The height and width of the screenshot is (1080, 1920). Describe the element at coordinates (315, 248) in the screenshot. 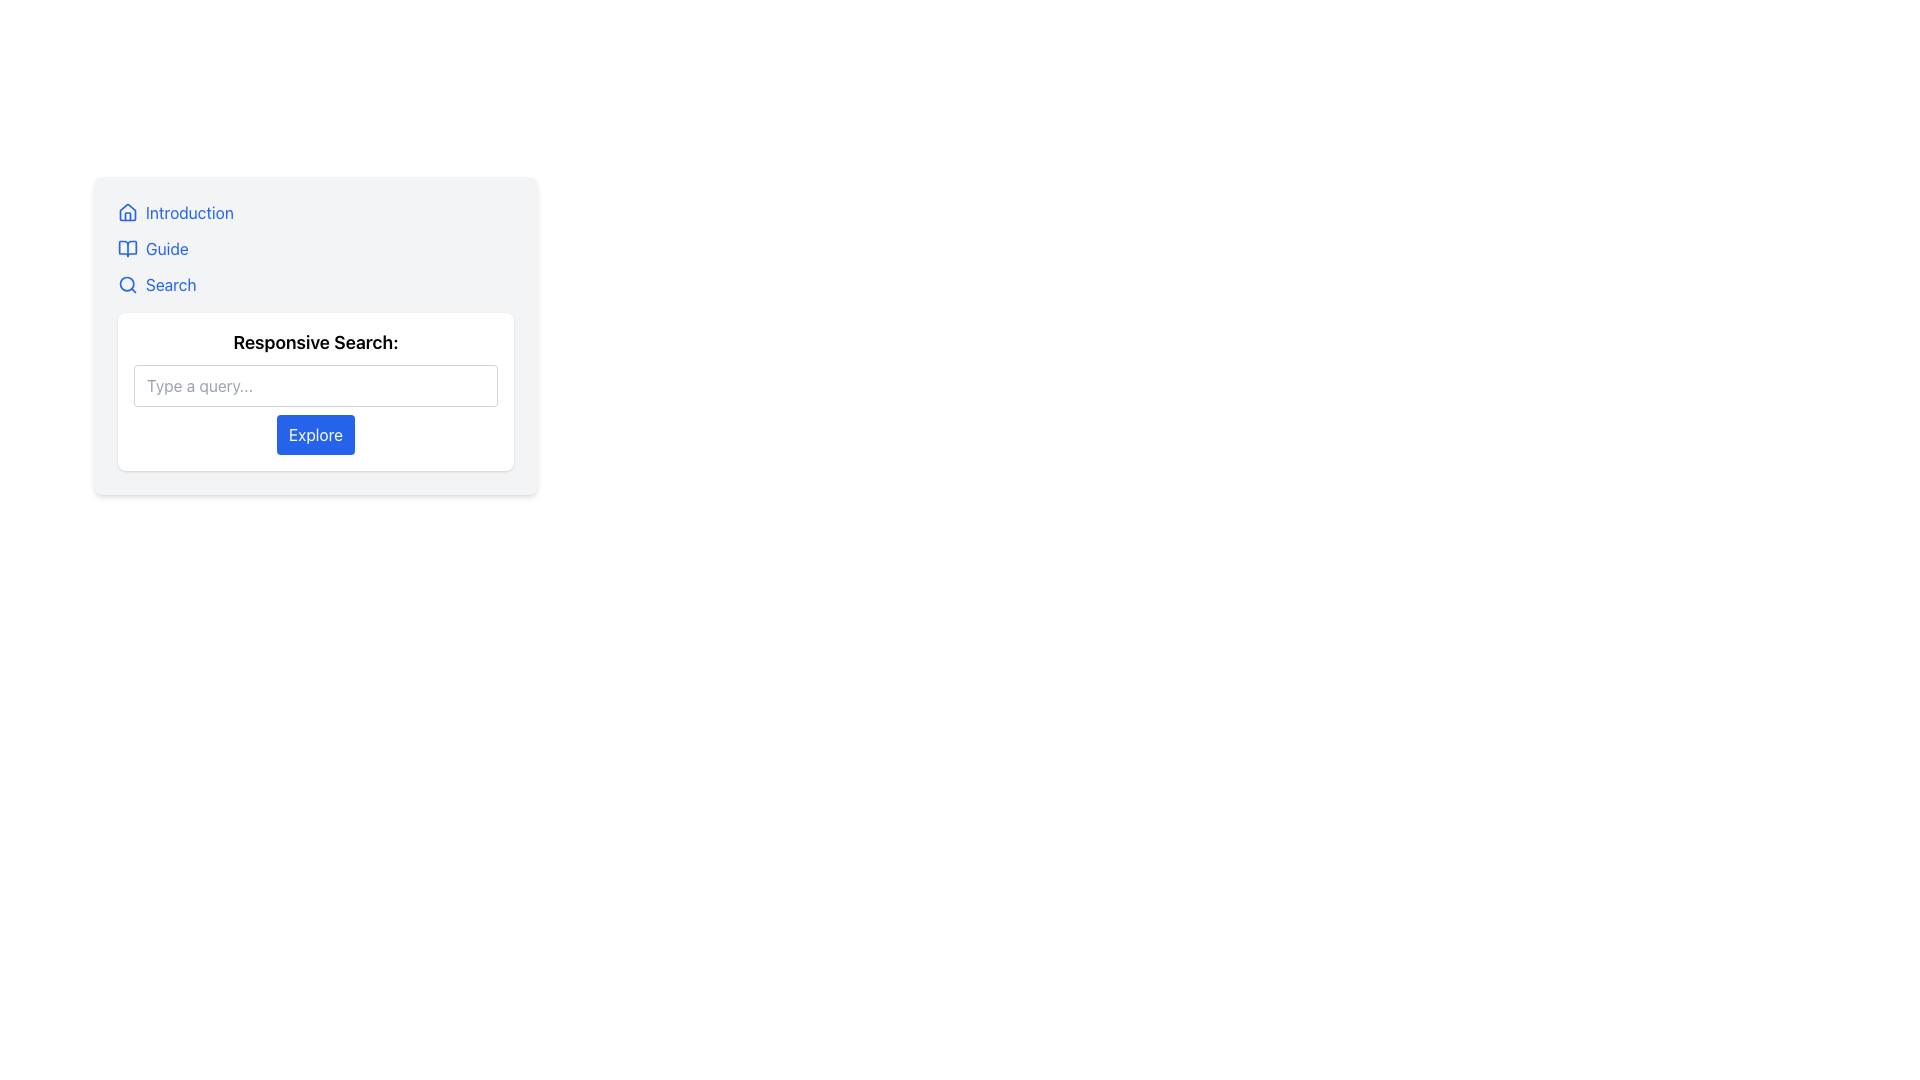

I see `the navigation link titled 'Guide', which is the second option in a vertical list of three entries, positioned below 'Introduction' and above 'Search', to provide visual feedback` at that location.